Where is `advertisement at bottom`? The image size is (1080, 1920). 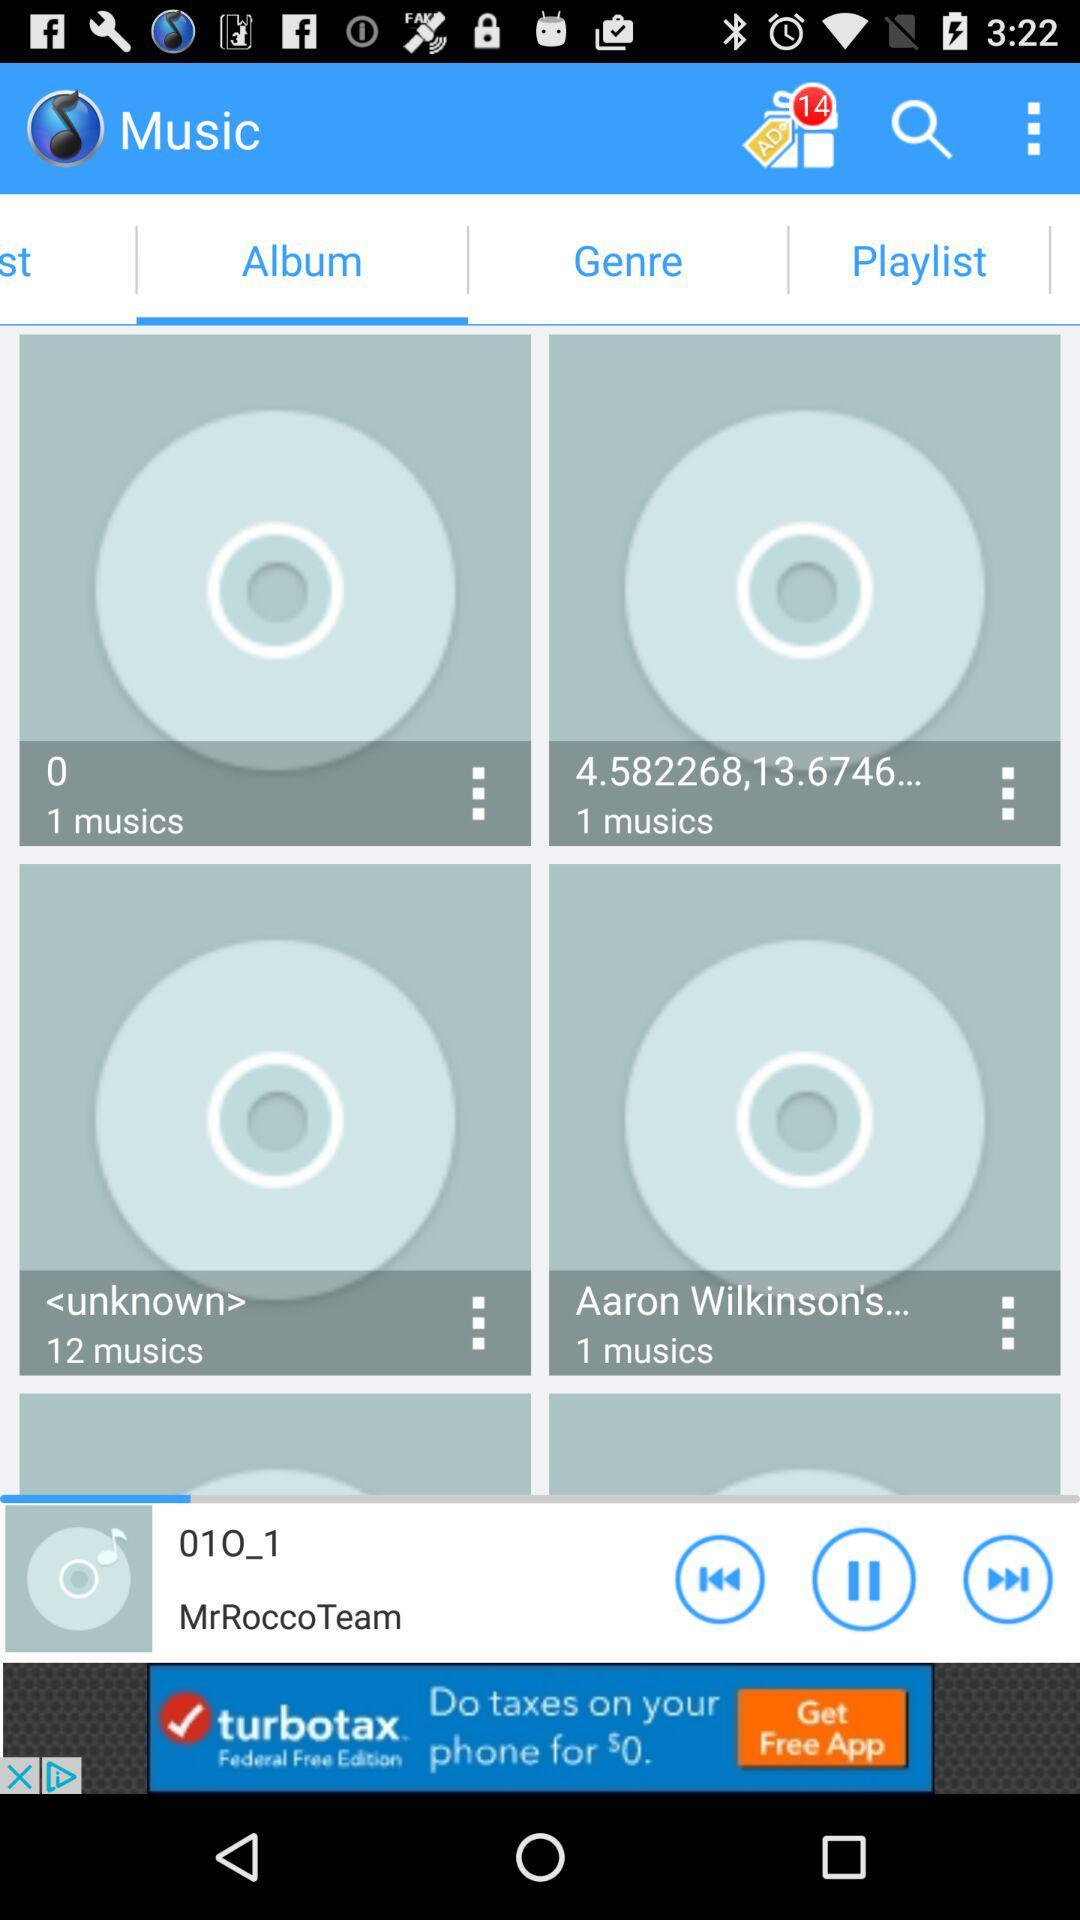 advertisement at bottom is located at coordinates (540, 1727).